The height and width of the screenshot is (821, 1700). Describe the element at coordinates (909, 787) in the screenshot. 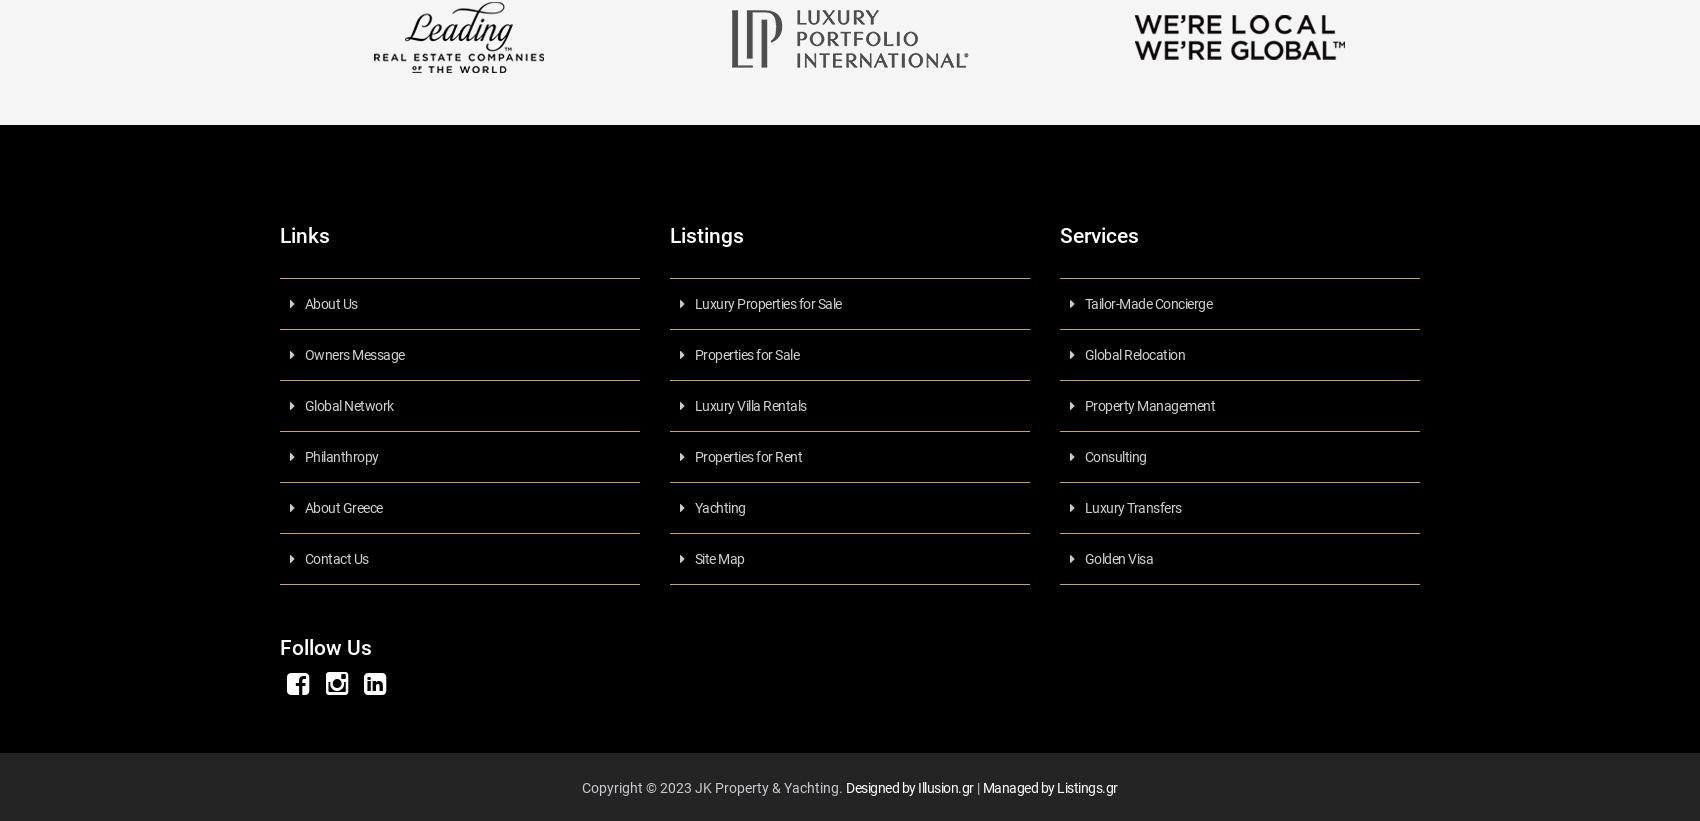

I see `'Designed by Illusion.gr'` at that location.